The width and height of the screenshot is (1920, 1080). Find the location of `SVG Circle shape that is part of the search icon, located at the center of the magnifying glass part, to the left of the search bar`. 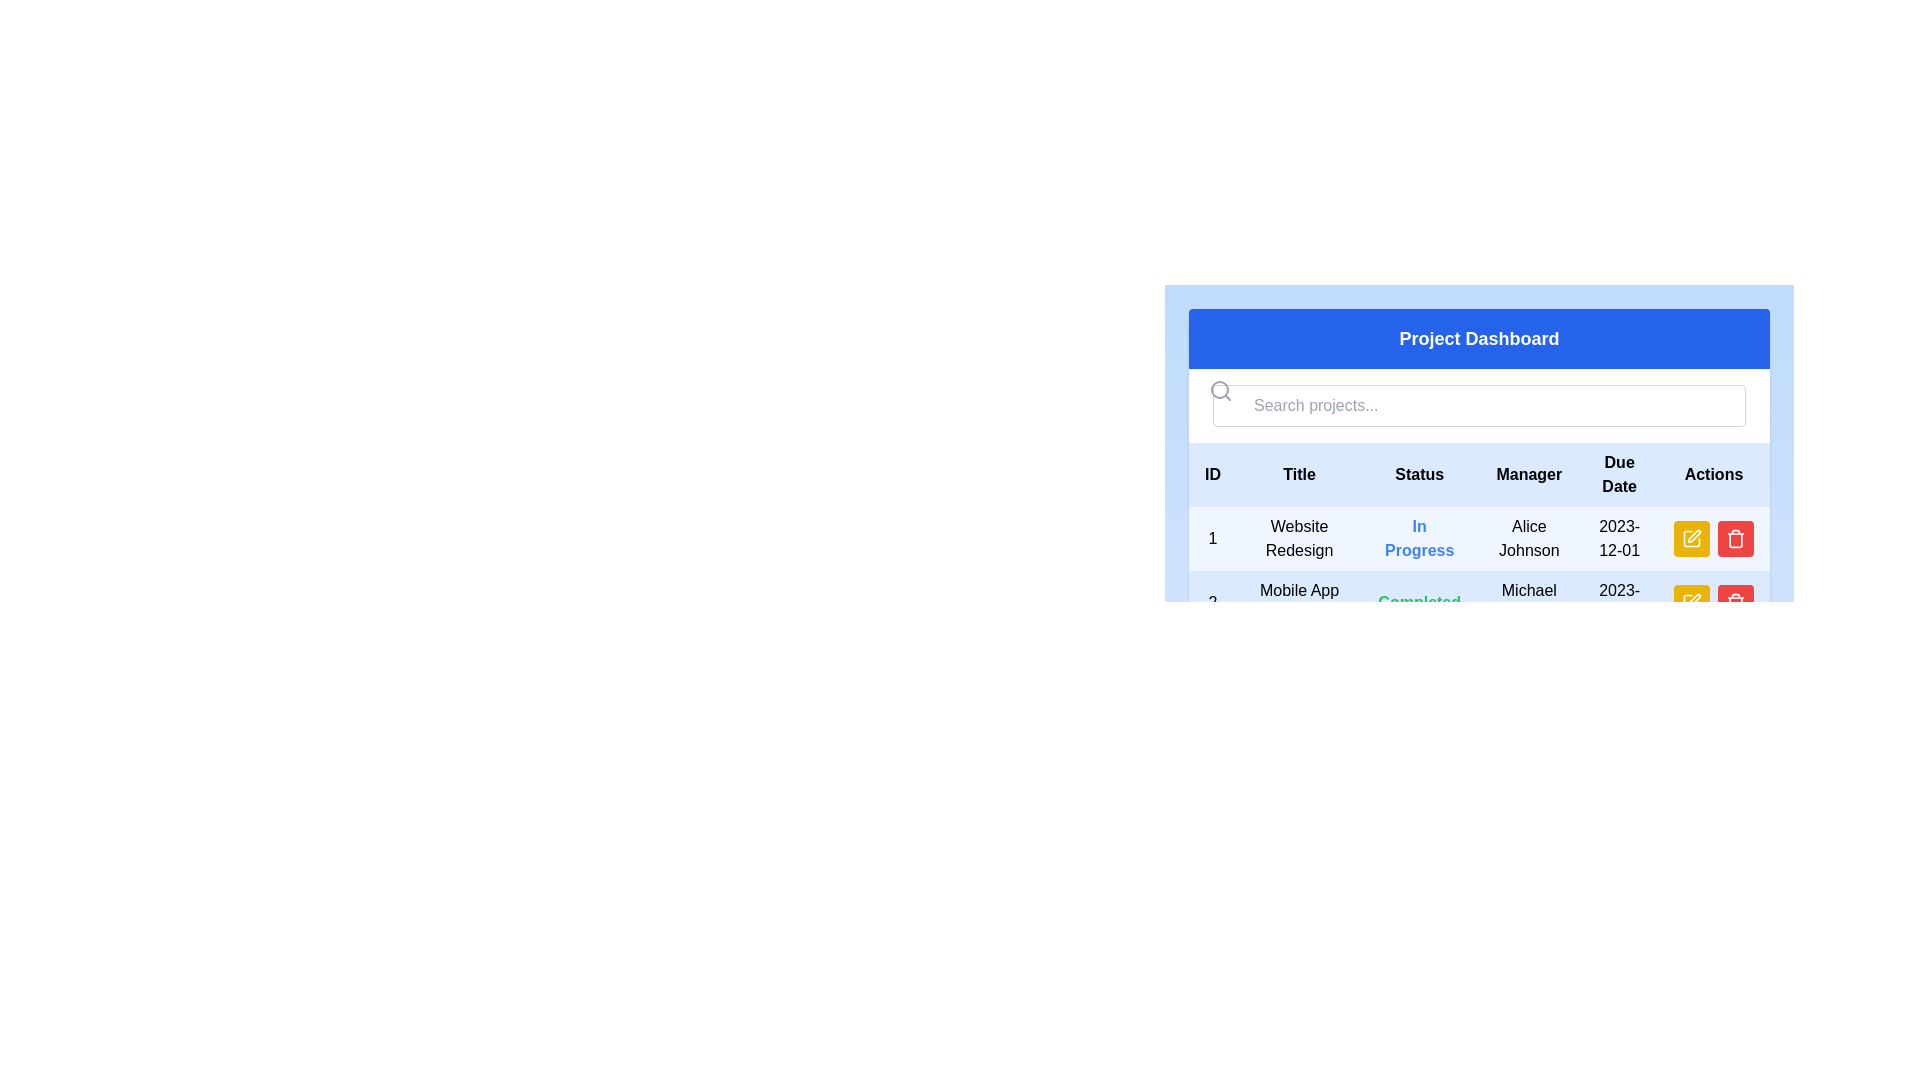

SVG Circle shape that is part of the search icon, located at the center of the magnifying glass part, to the left of the search bar is located at coordinates (1218, 389).